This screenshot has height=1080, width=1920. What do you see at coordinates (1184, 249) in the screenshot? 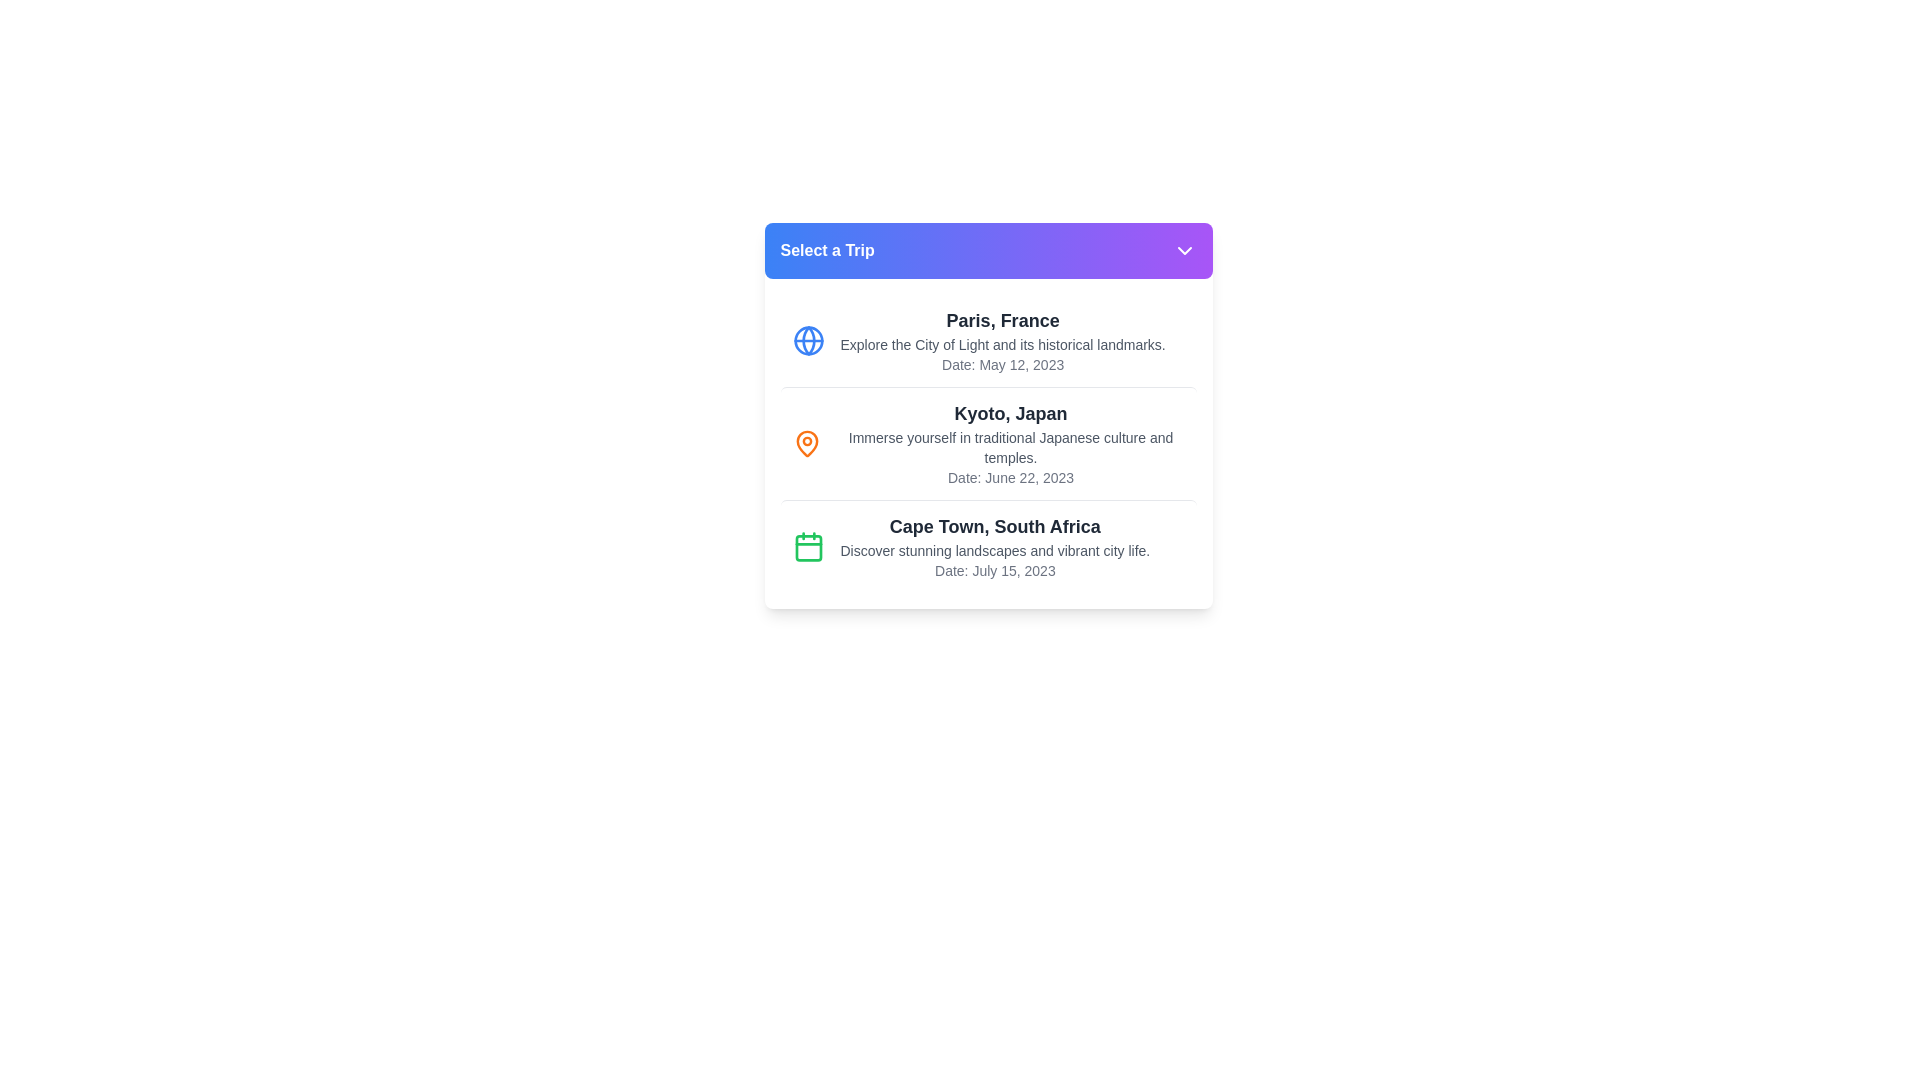
I see `the SVG icon located at the end of the purple gradient bar labeled 'Select a Trip'` at bounding box center [1184, 249].